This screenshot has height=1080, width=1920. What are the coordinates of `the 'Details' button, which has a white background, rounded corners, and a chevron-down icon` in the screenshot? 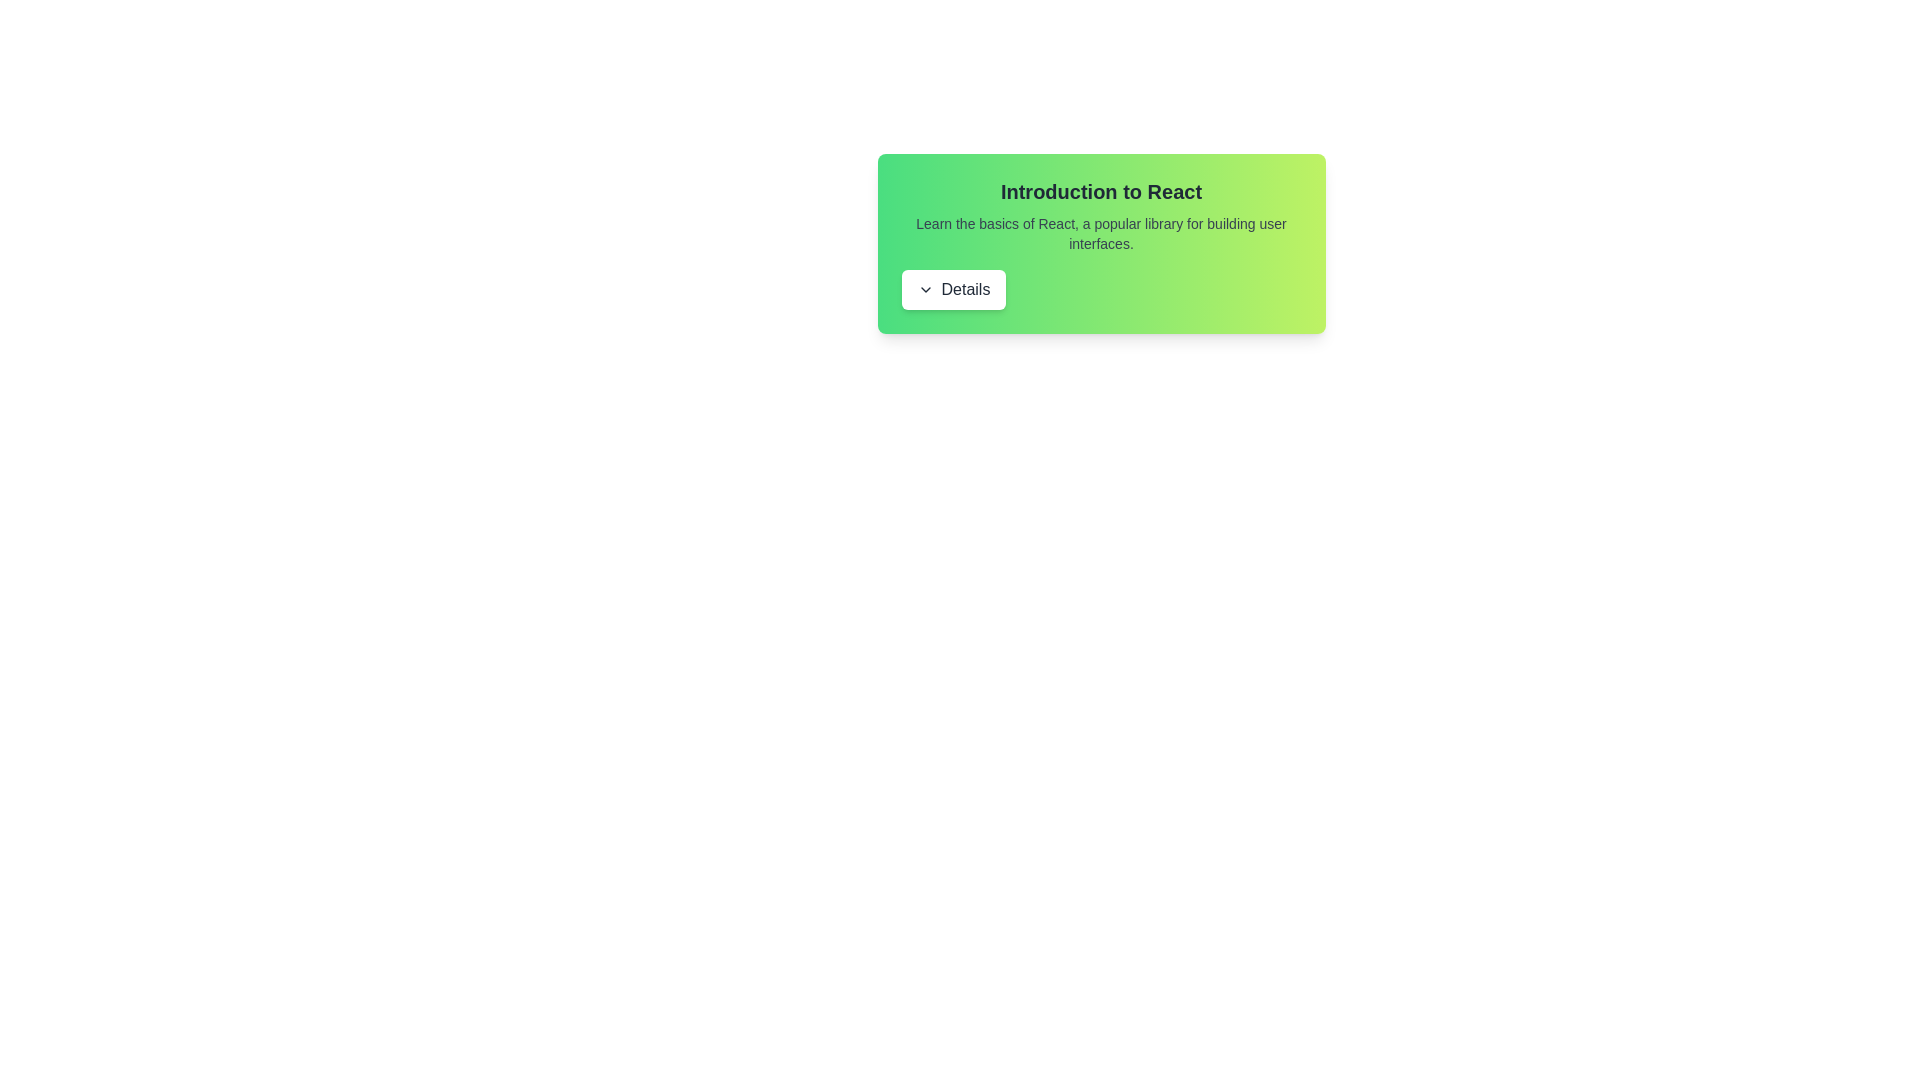 It's located at (952, 289).